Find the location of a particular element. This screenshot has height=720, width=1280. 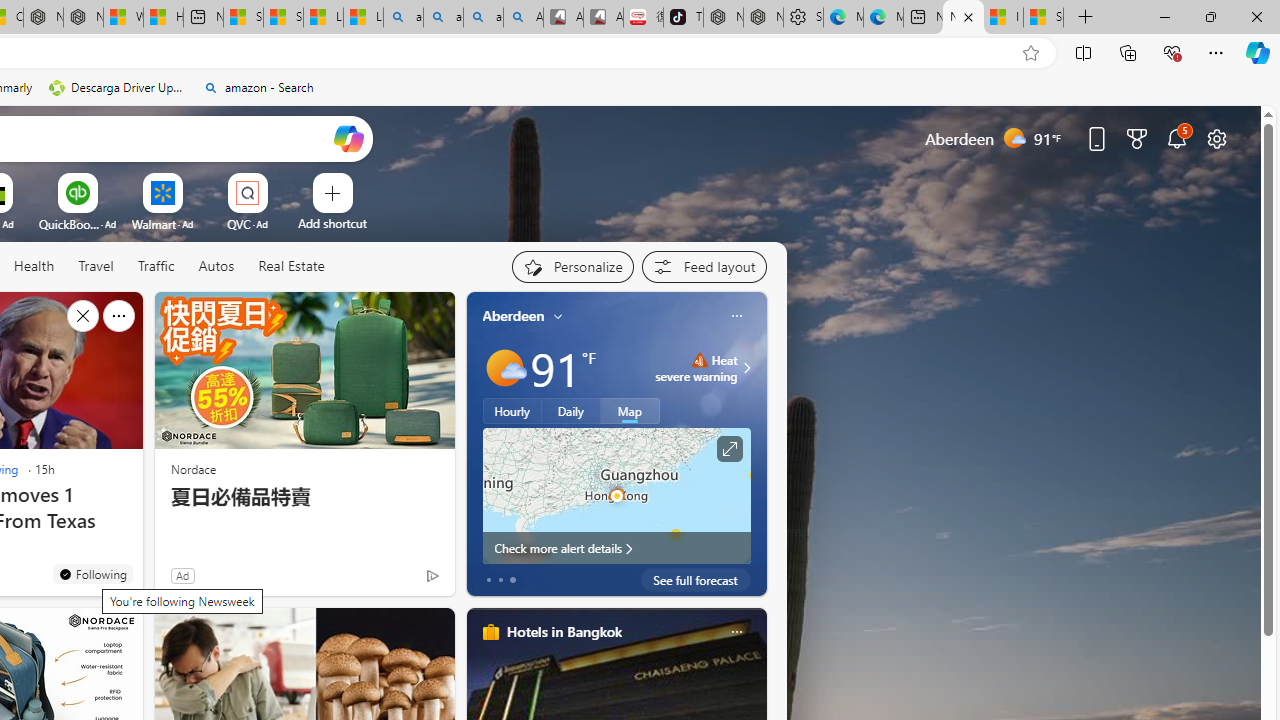

'Ad' is located at coordinates (182, 575).